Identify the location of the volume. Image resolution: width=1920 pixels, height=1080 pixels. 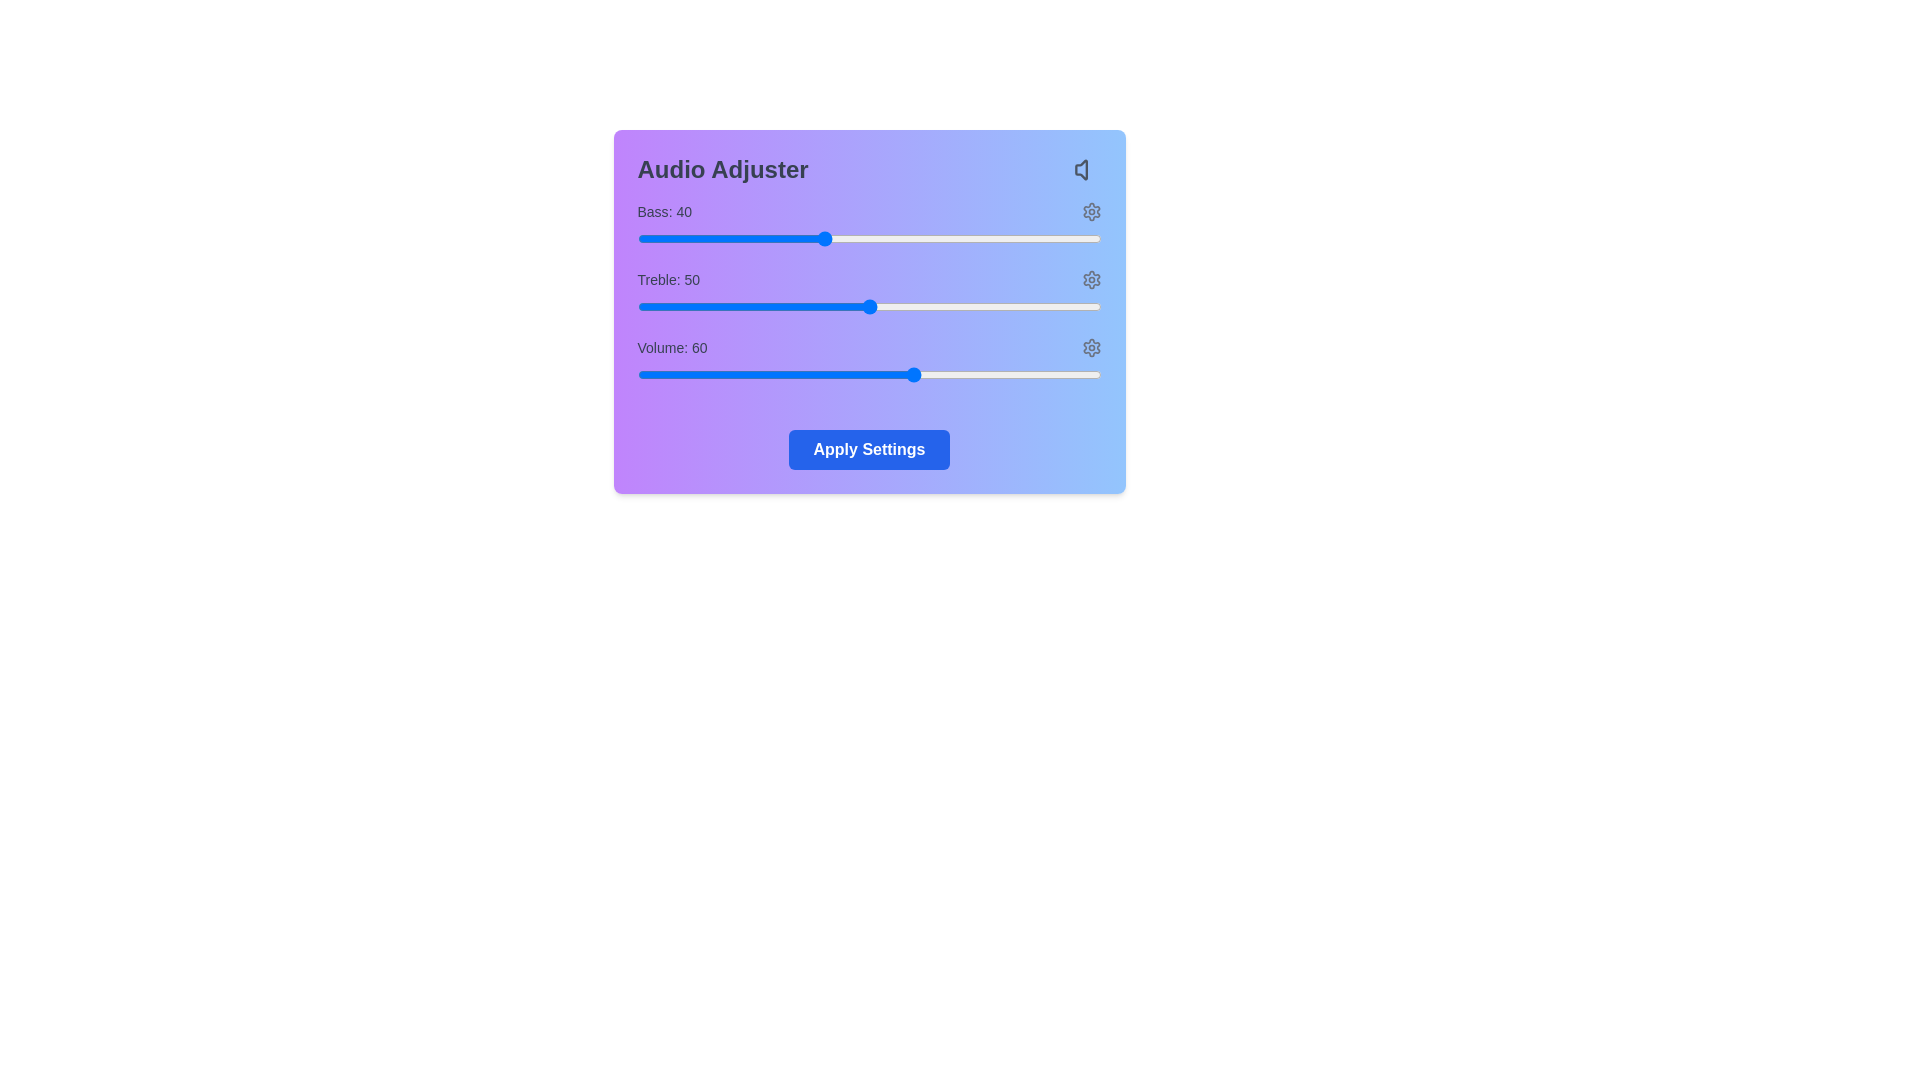
(766, 374).